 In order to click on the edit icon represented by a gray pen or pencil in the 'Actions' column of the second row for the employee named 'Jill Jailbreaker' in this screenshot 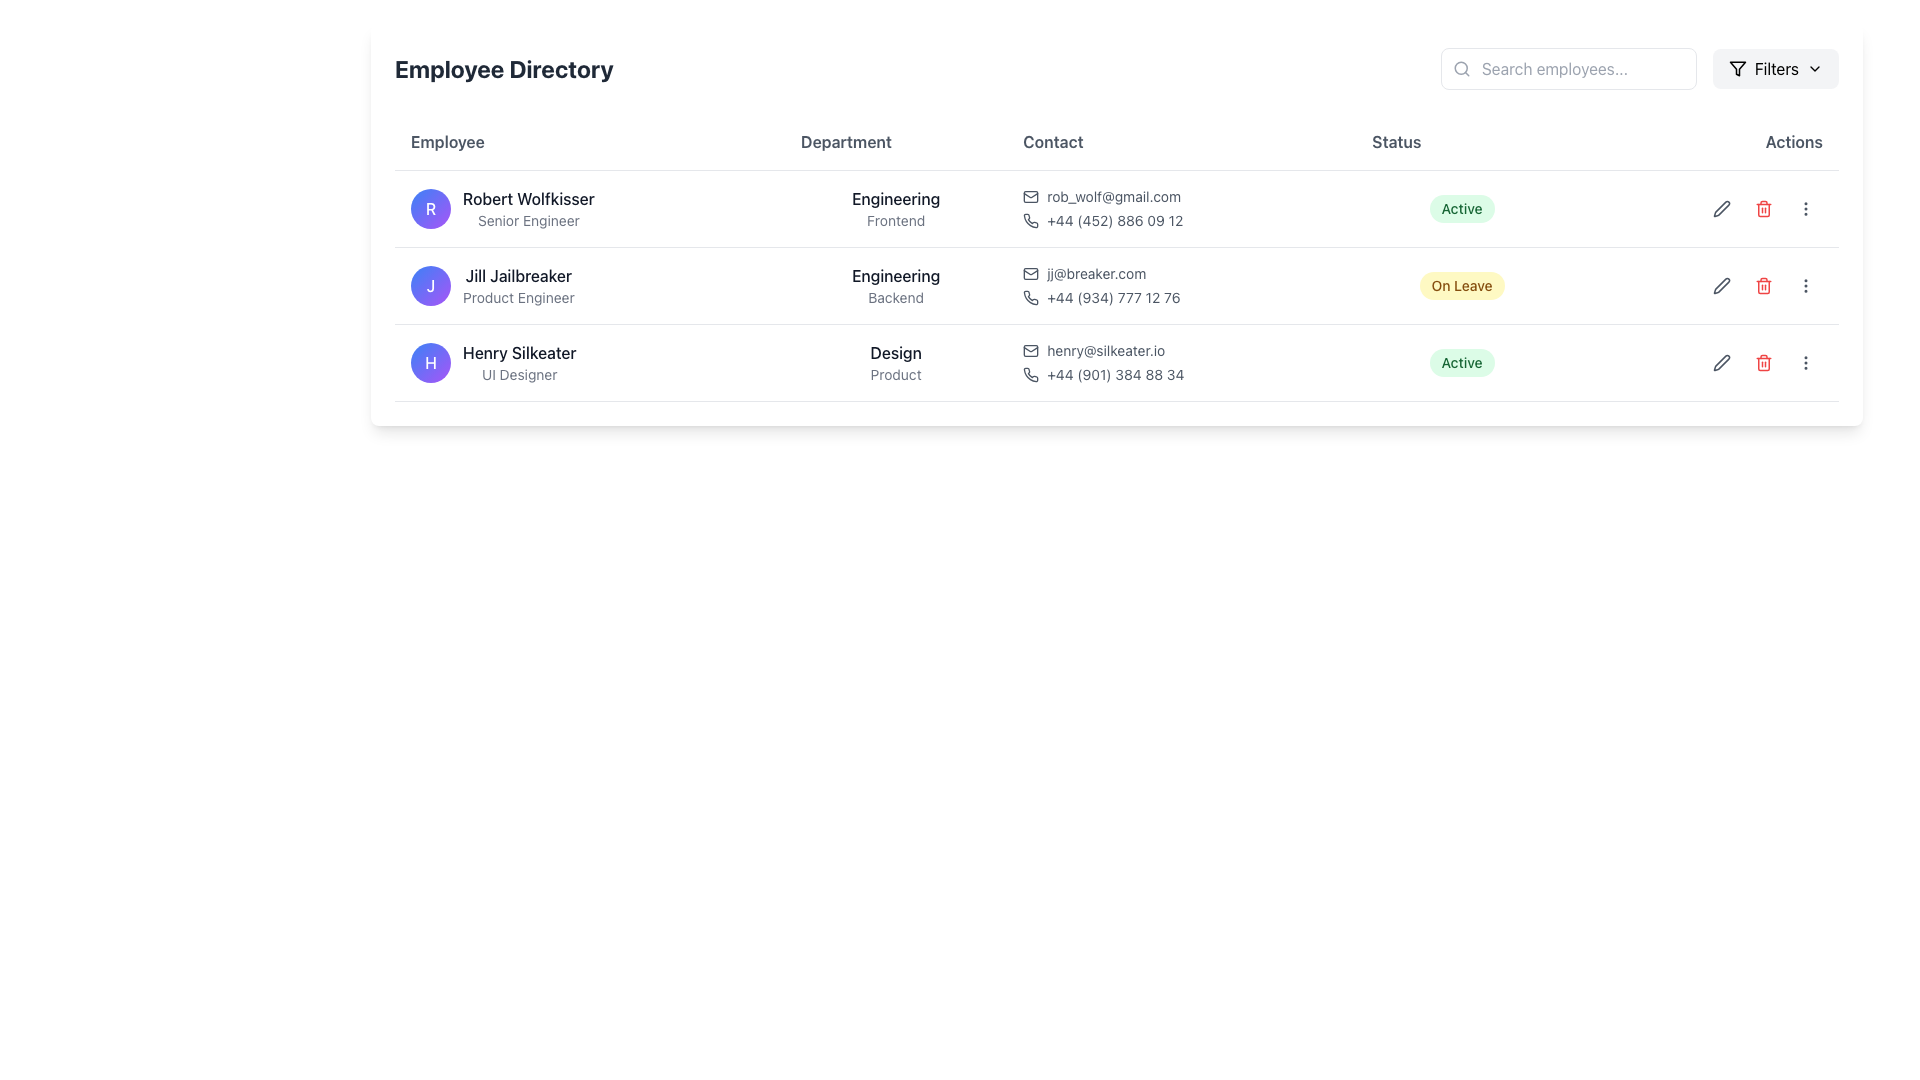, I will do `click(1721, 285)`.